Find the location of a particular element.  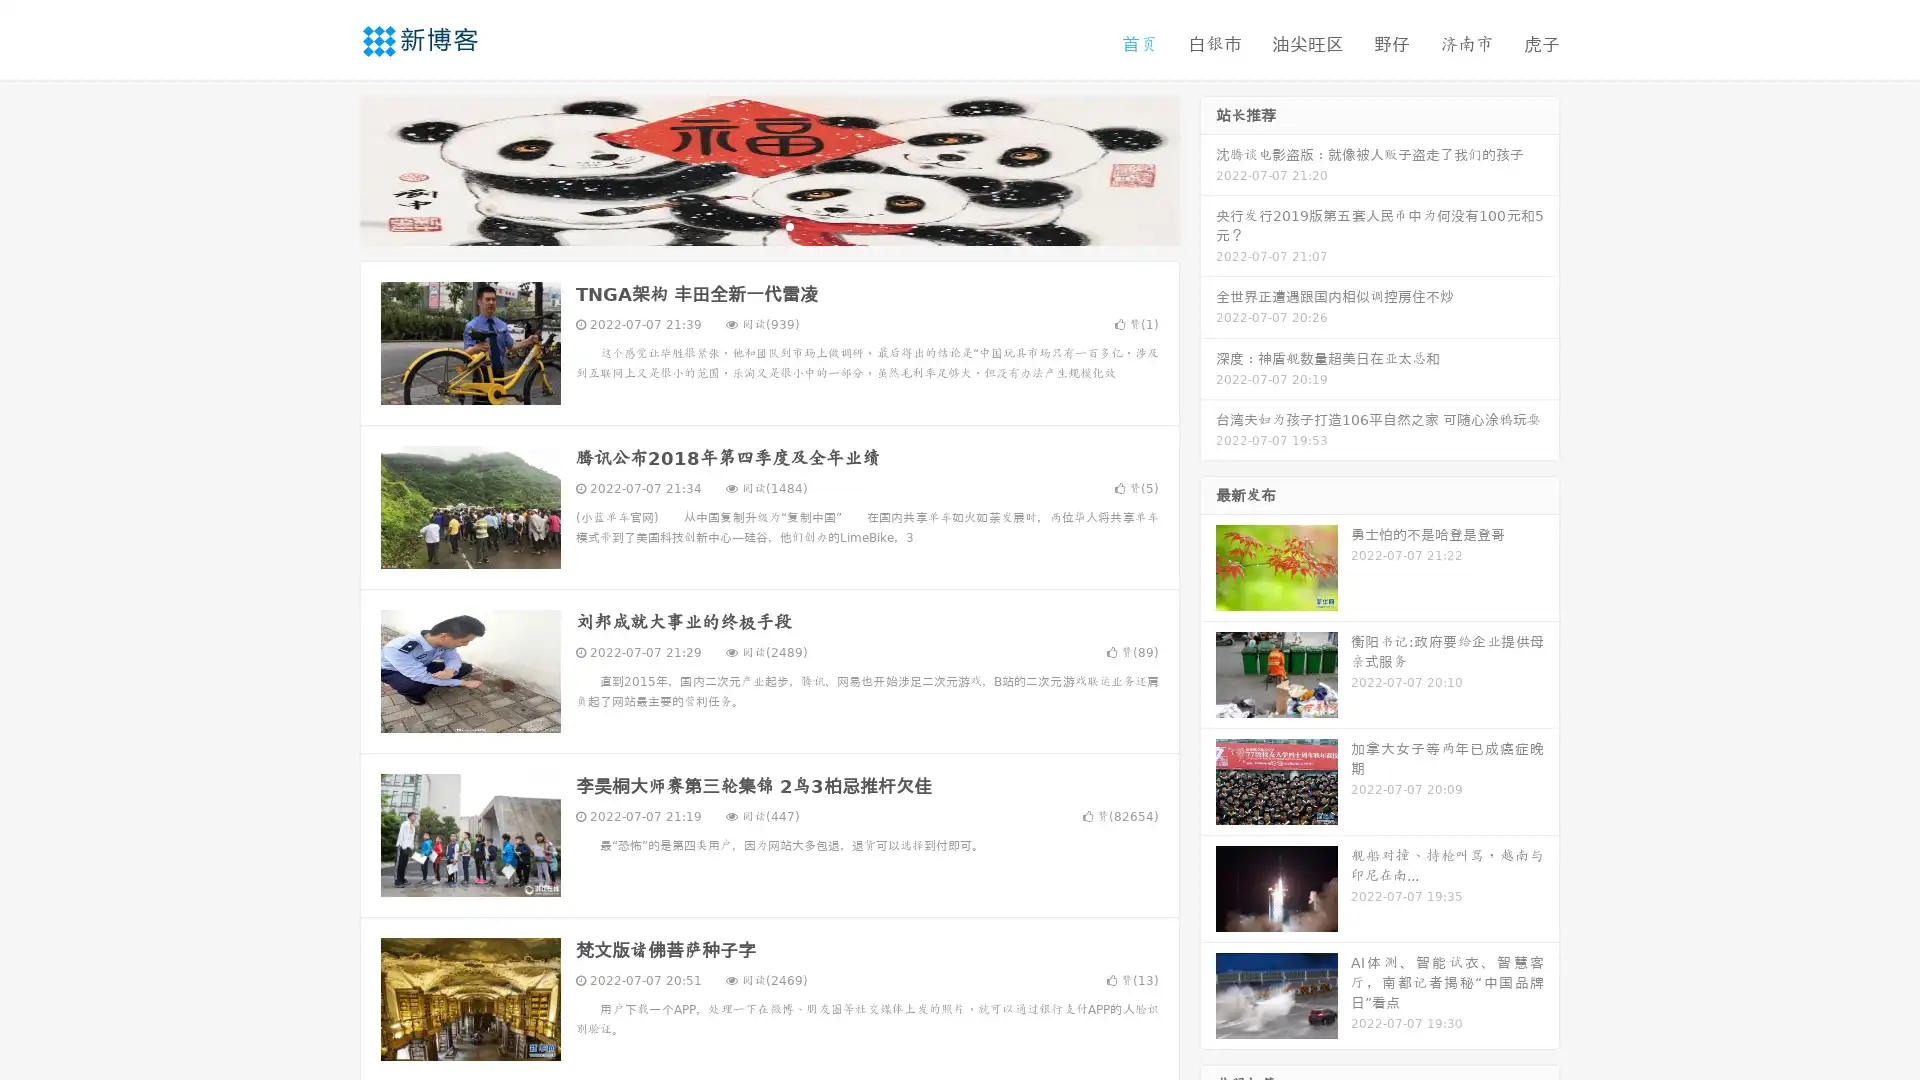

Go to slide 3 is located at coordinates (789, 225).